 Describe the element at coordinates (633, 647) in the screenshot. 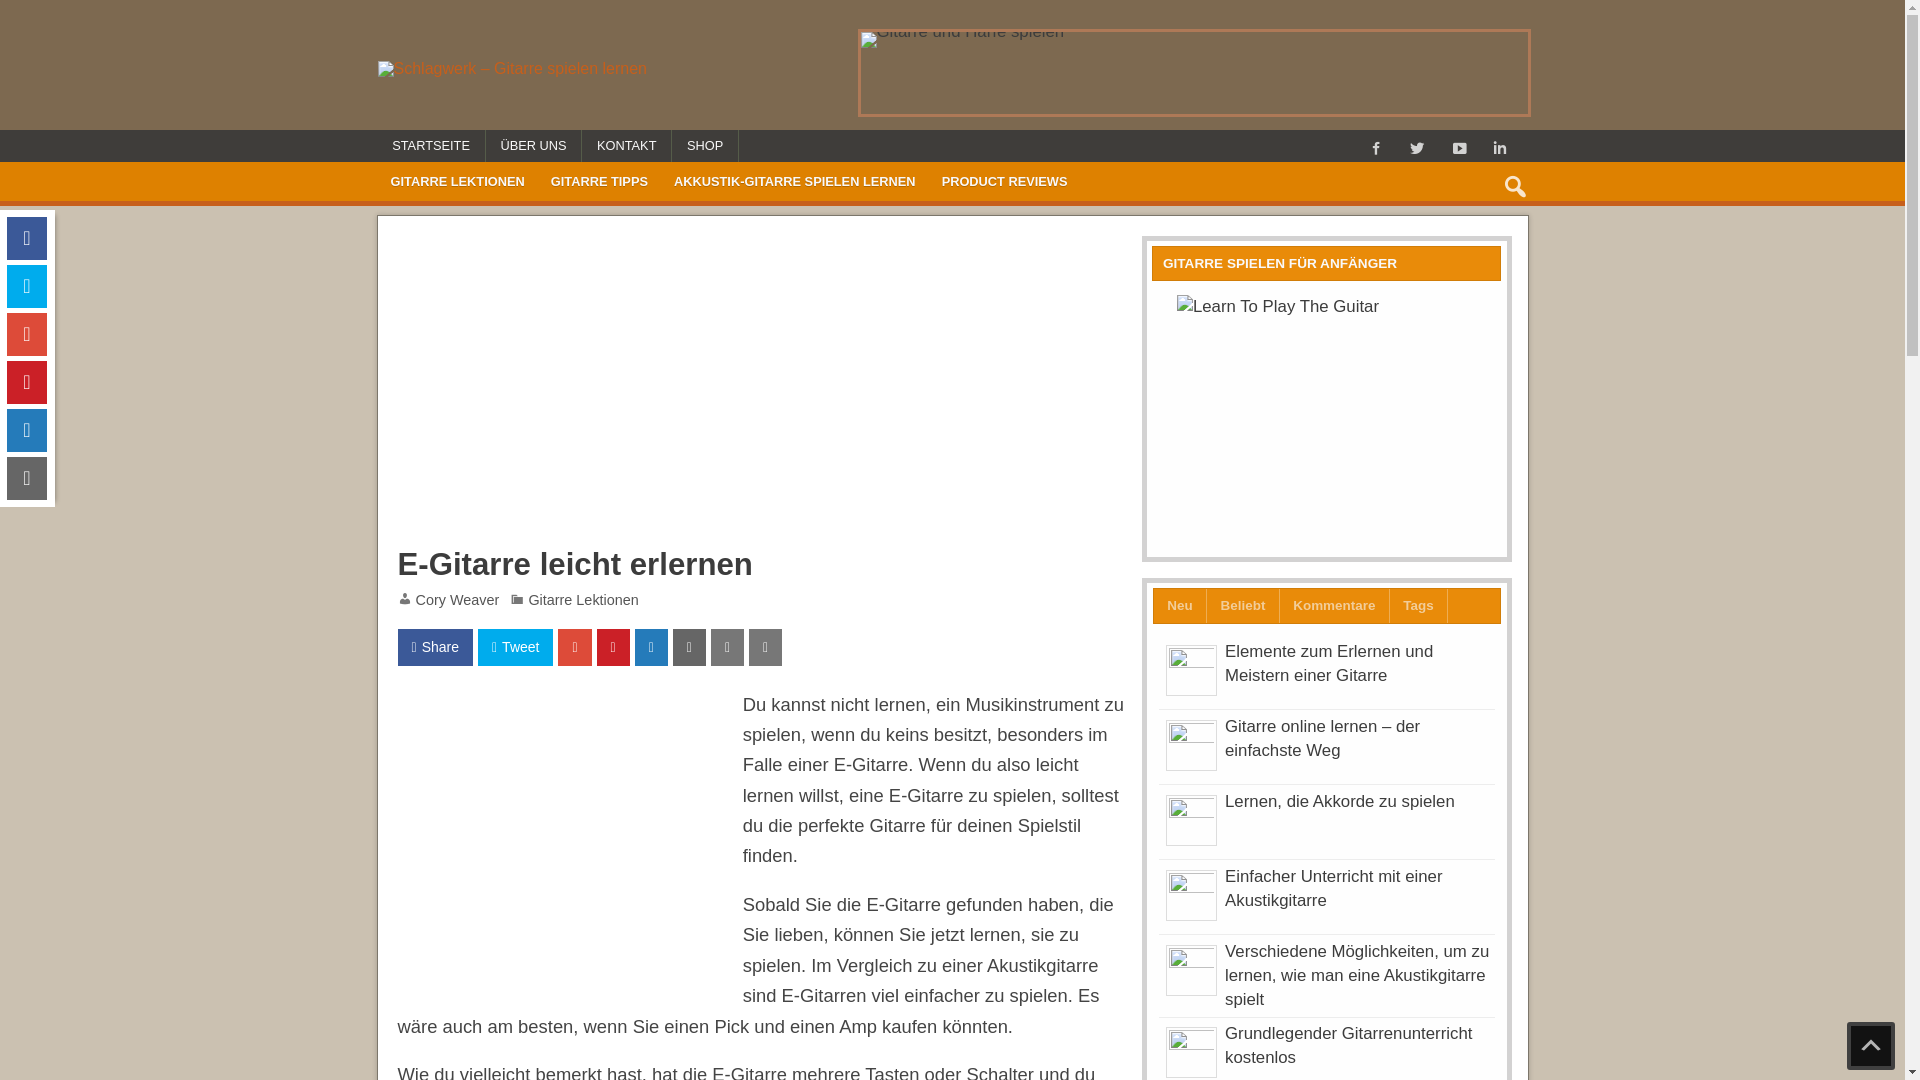

I see `'Share On Linkedin'` at that location.